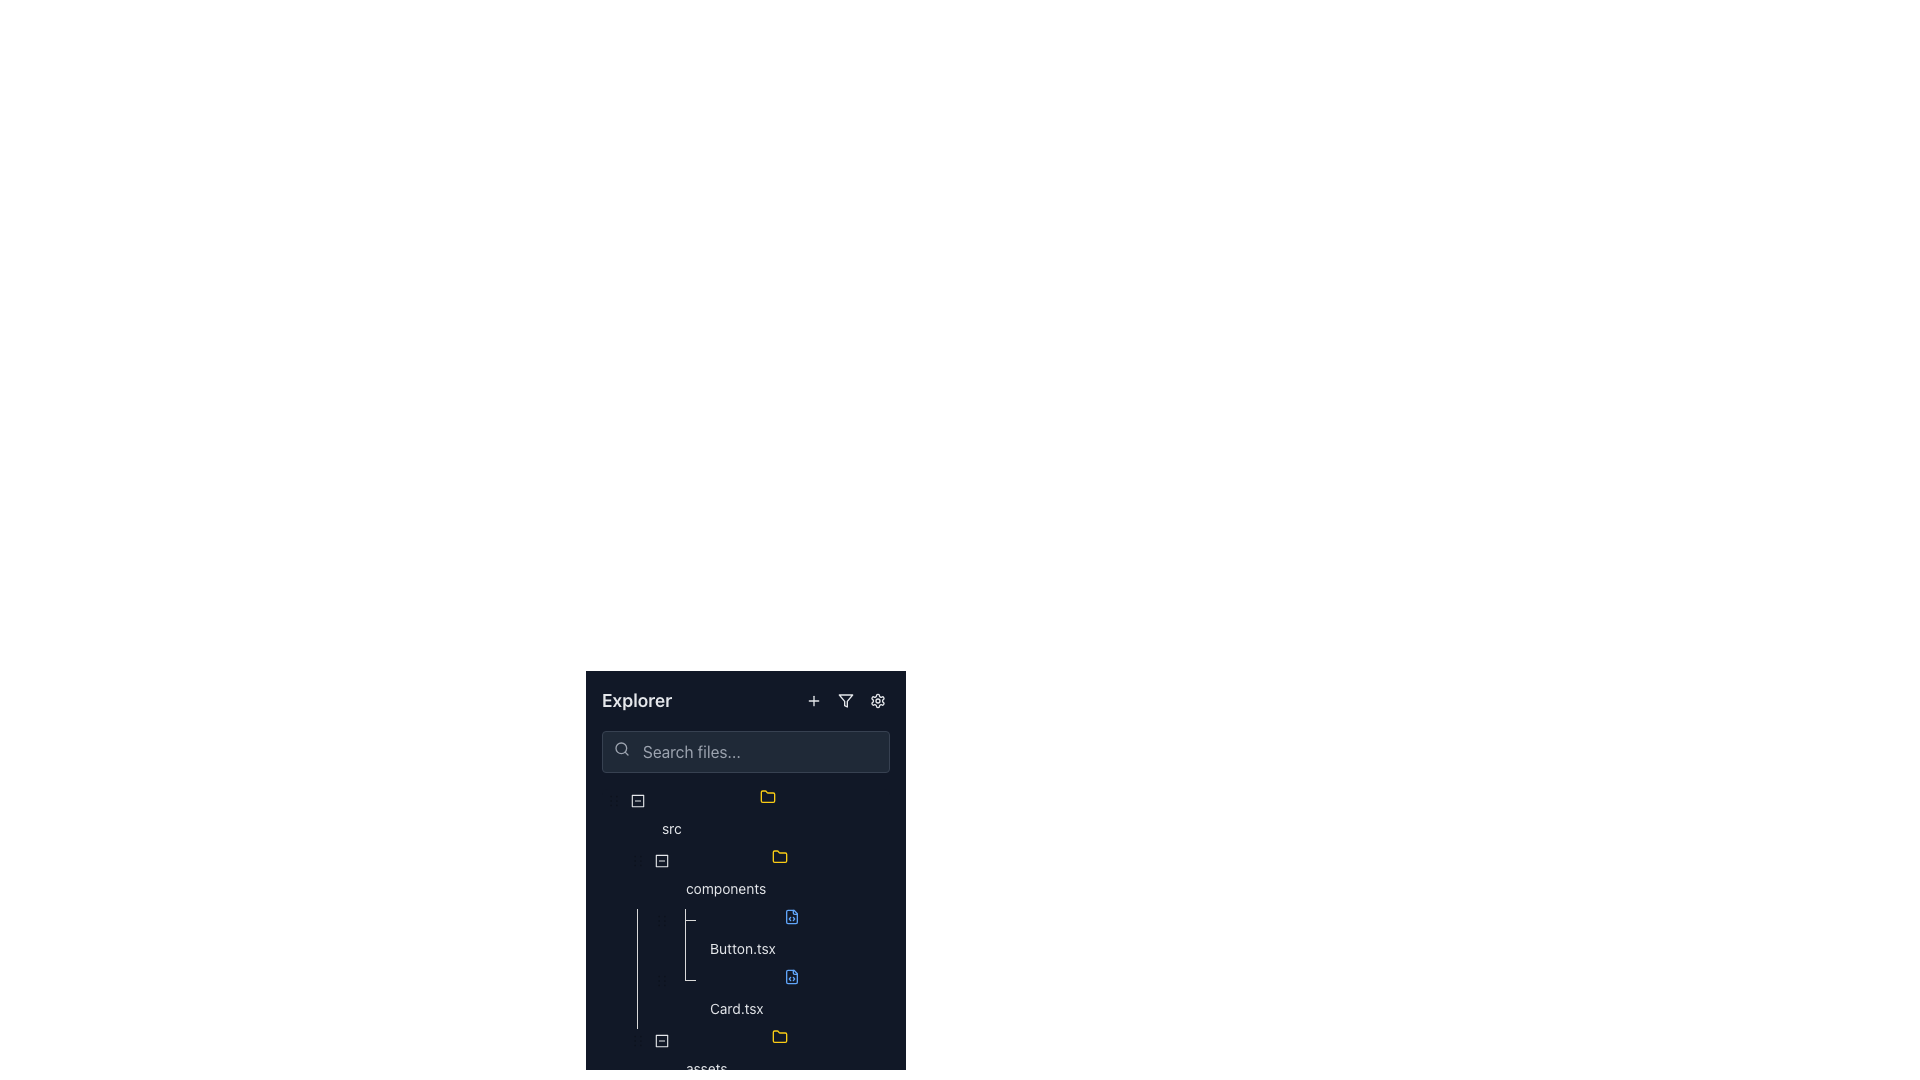  I want to click on the file named 'Card.tsx' within the file explorer UI, so click(744, 996).